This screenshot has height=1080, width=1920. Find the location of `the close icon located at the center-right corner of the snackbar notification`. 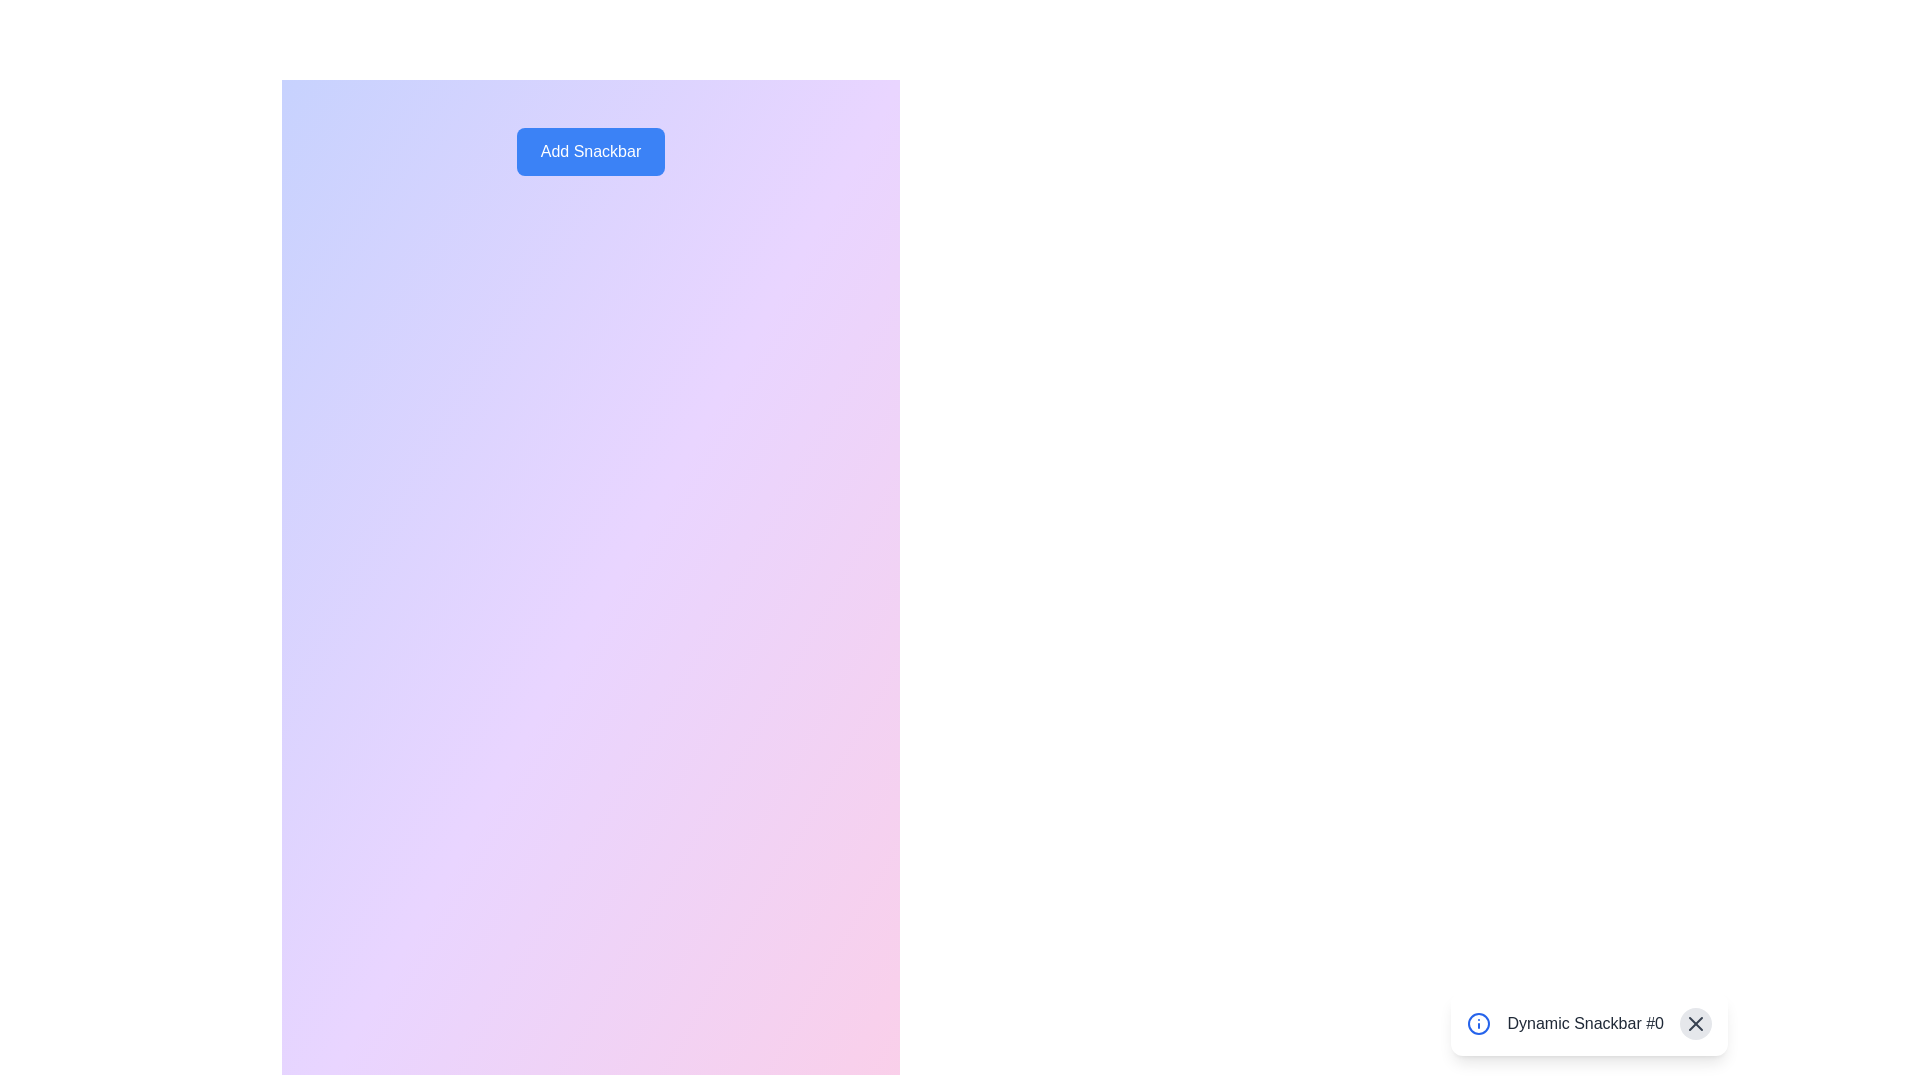

the close icon located at the center-right corner of the snackbar notification is located at coordinates (1694, 1023).